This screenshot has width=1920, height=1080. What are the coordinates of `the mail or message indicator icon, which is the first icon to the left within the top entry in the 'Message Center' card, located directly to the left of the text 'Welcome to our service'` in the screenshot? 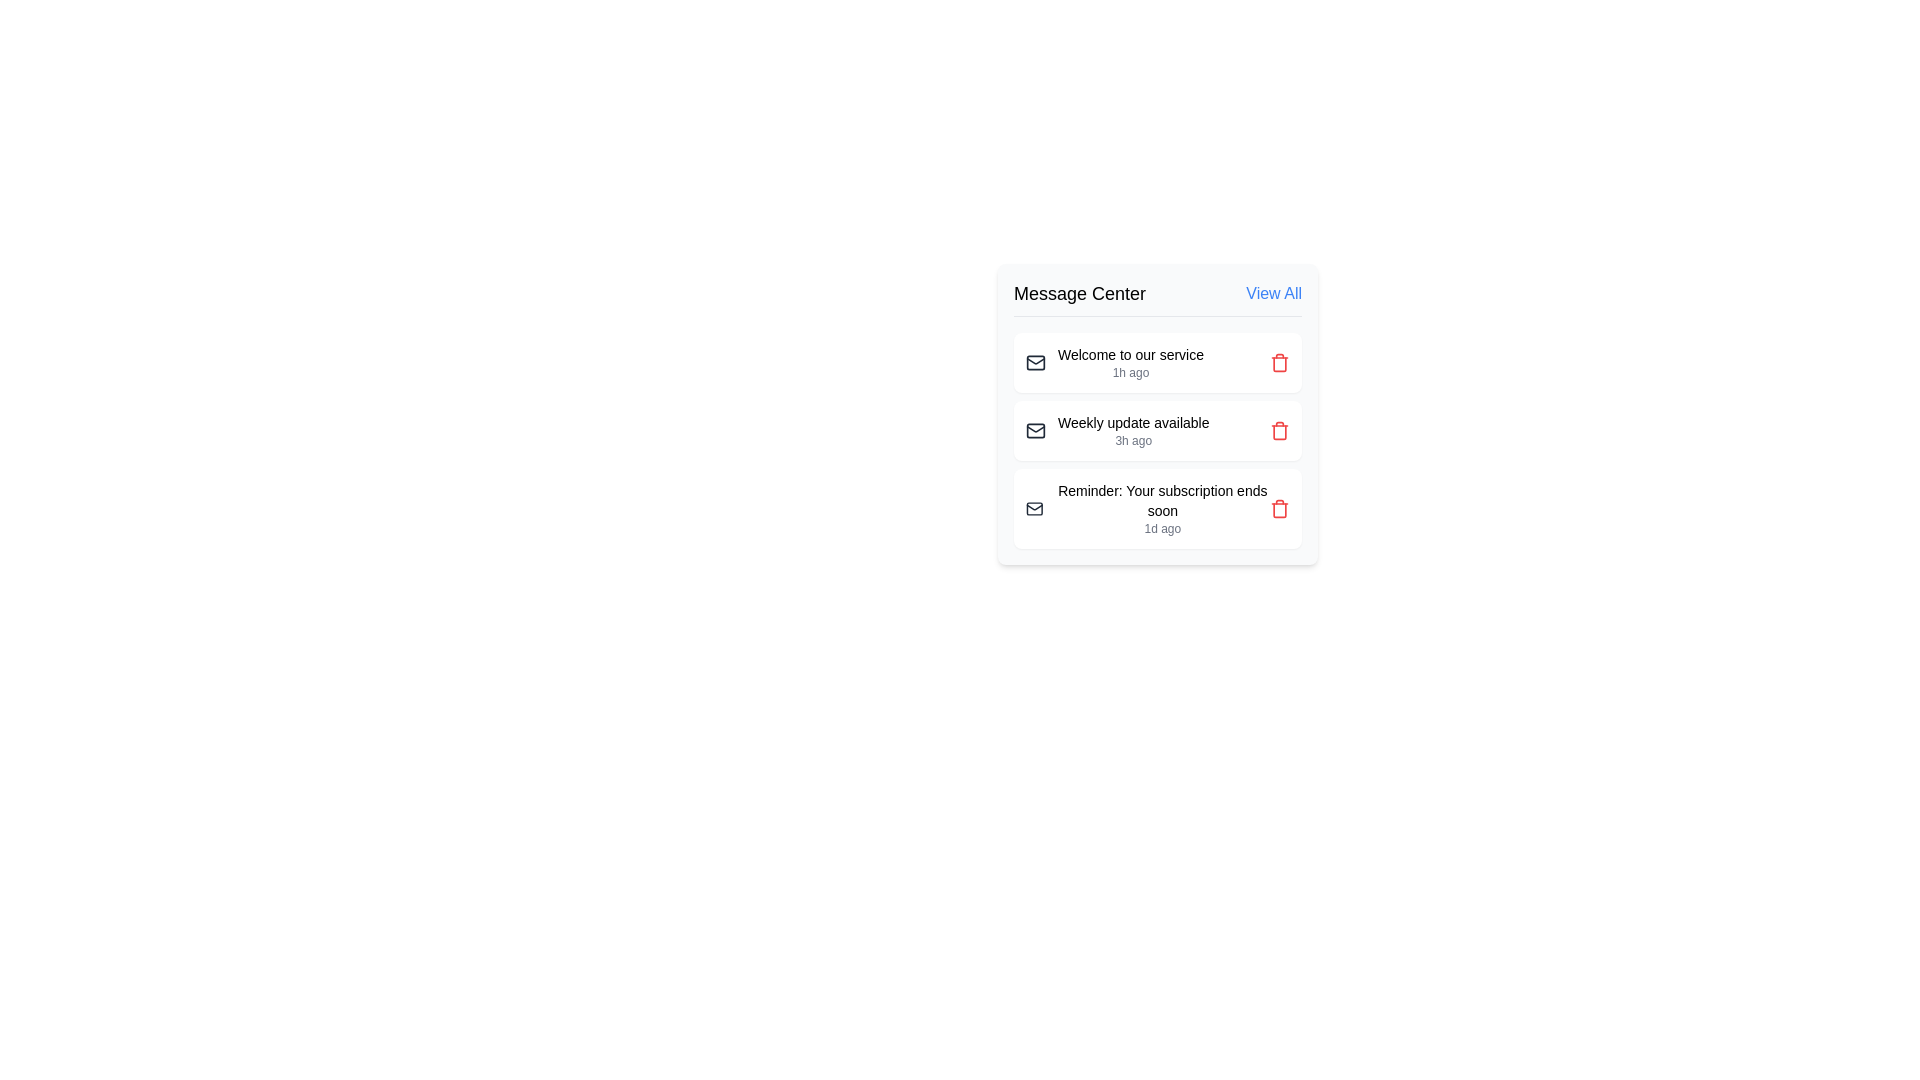 It's located at (1036, 362).